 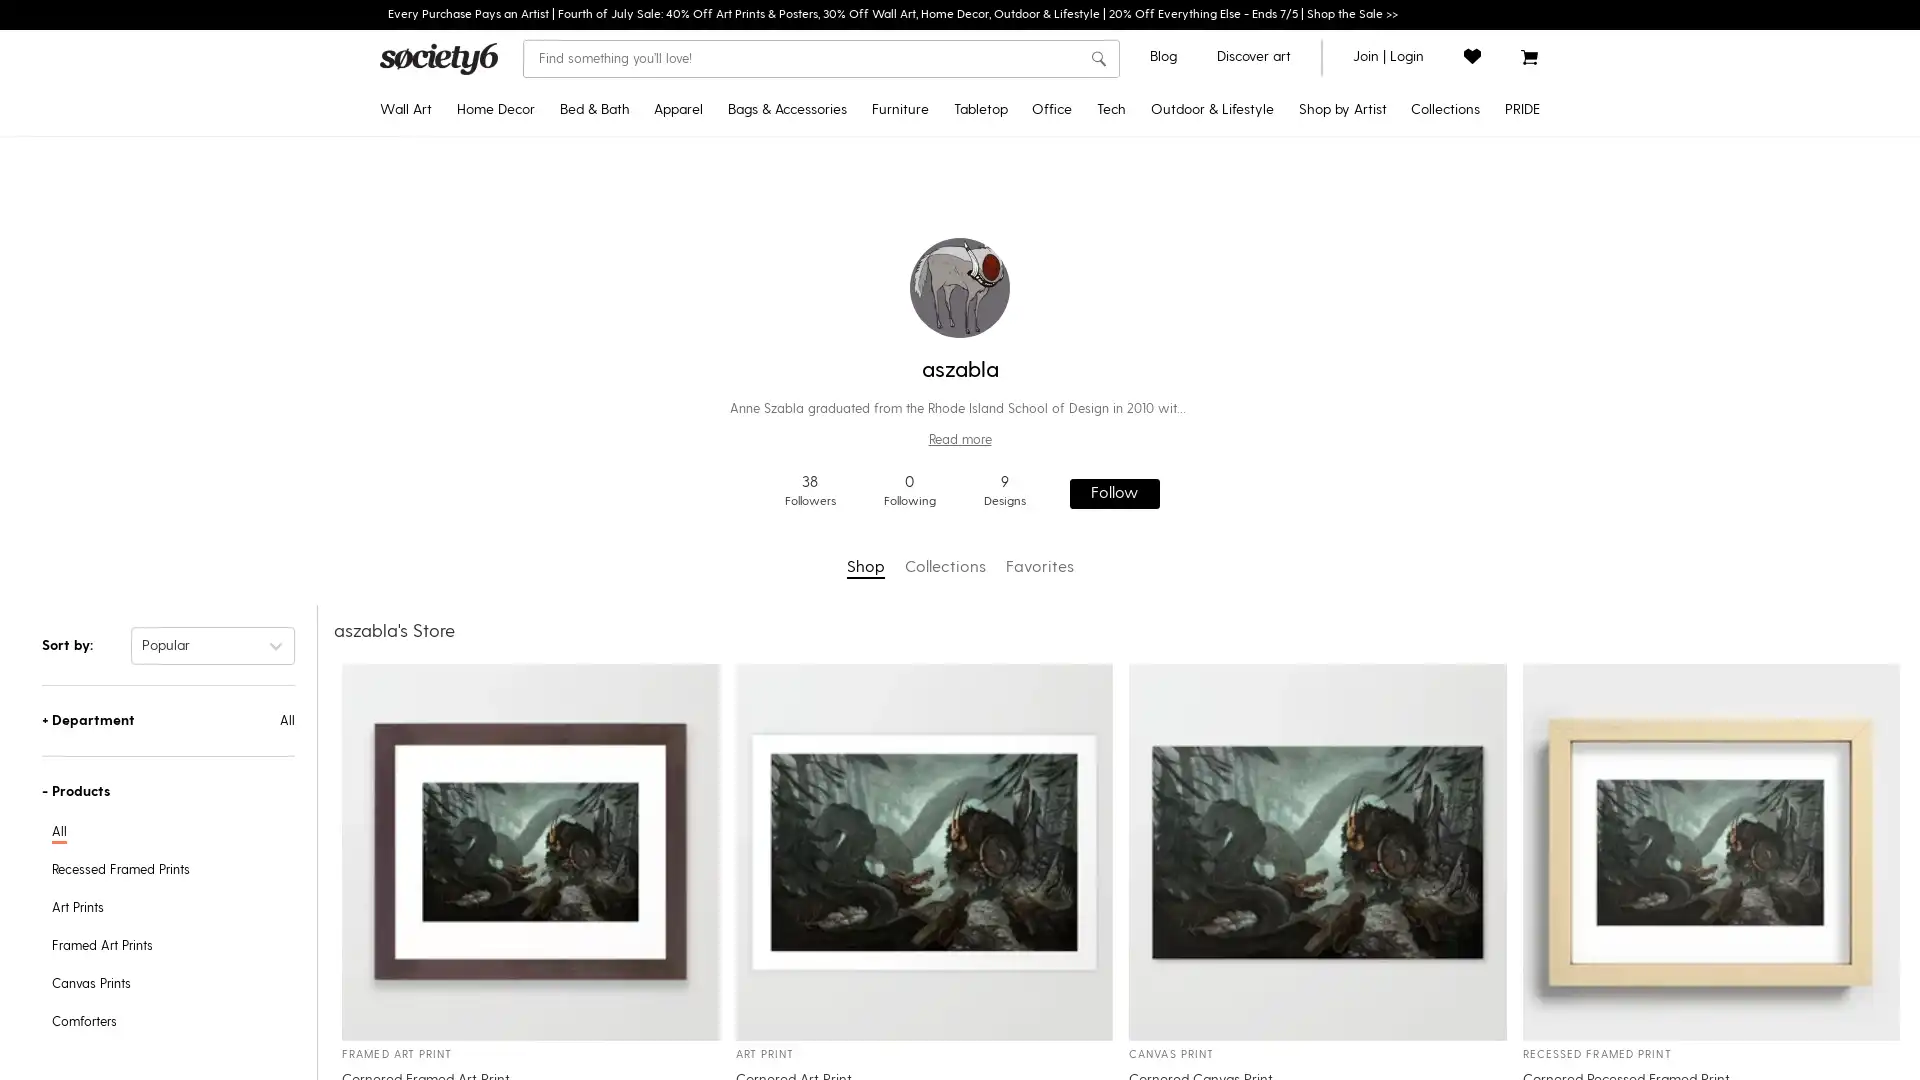 I want to click on Area Rugs, so click(x=533, y=450).